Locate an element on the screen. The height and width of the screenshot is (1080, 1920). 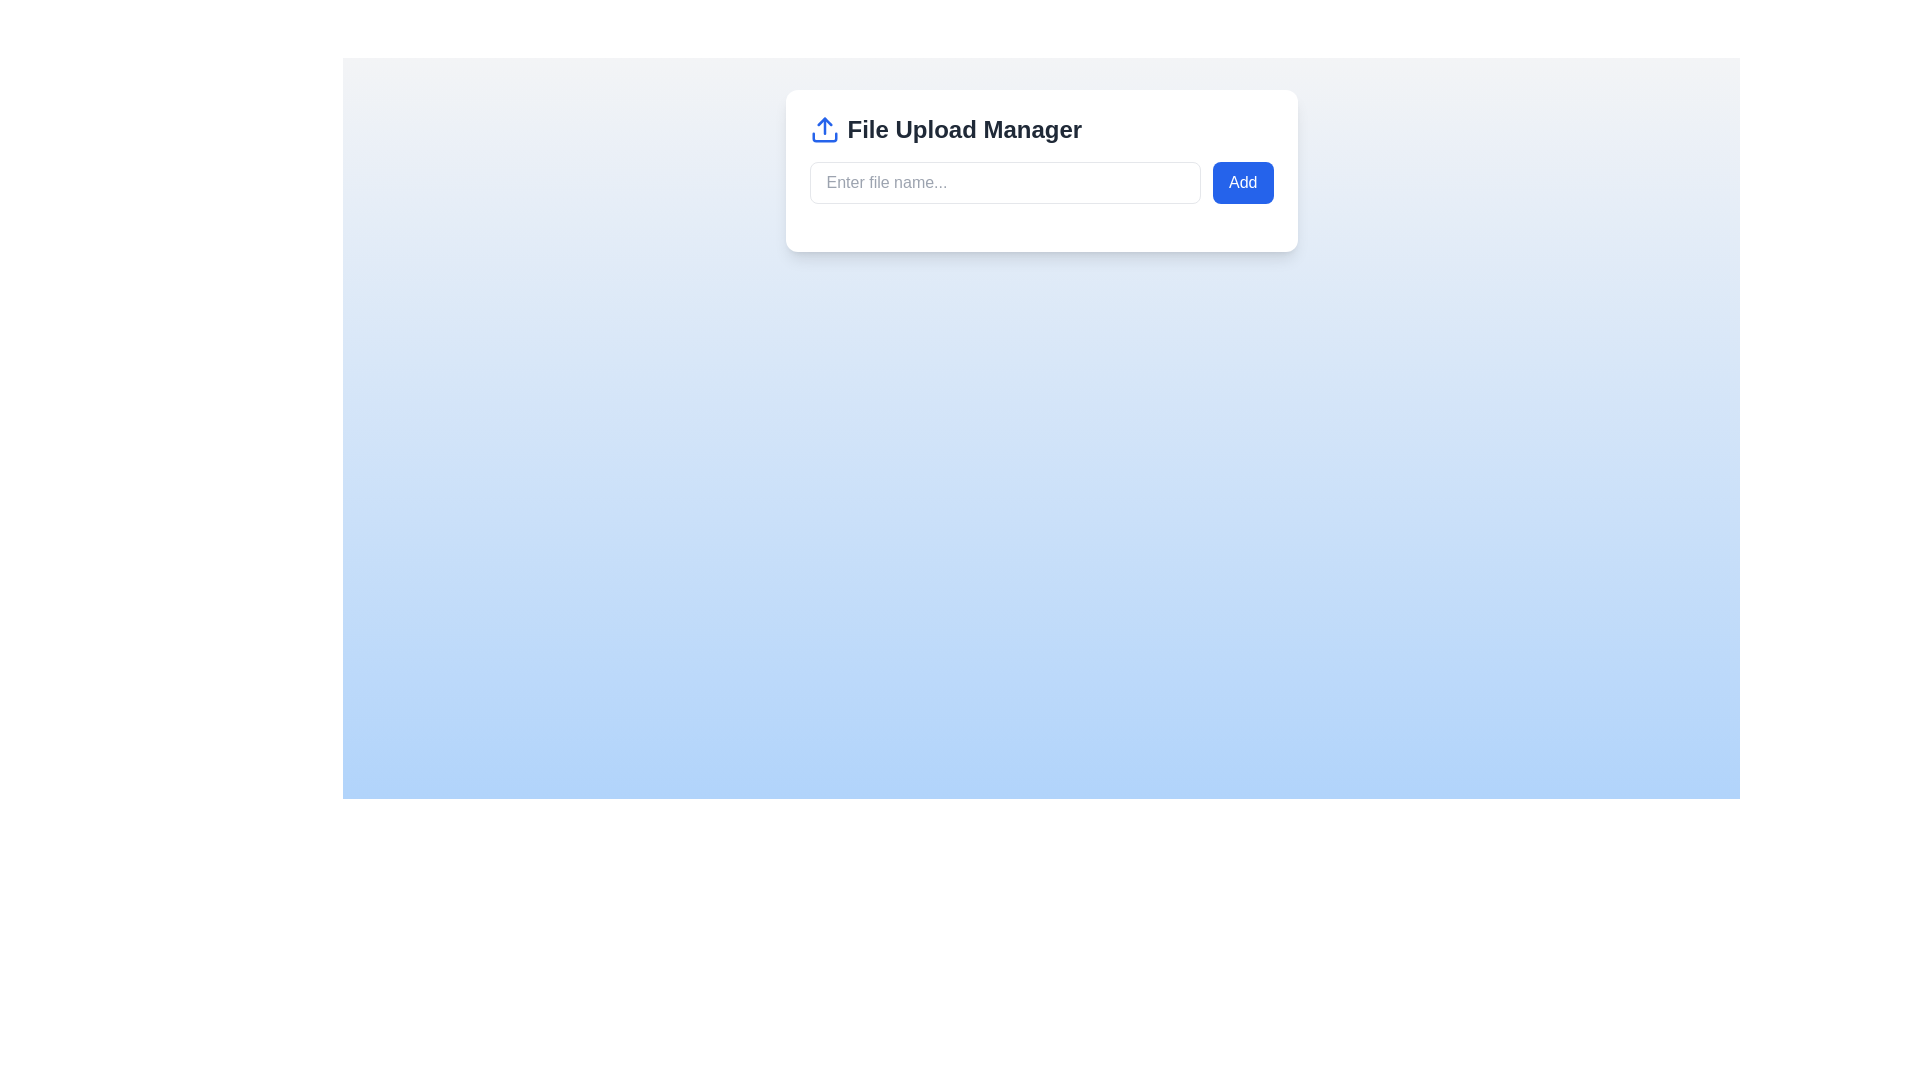
the 'Add' button, which is a rectangular button with rounded corners located in the upper center of the 'File Upload Manager' card is located at coordinates (1242, 182).